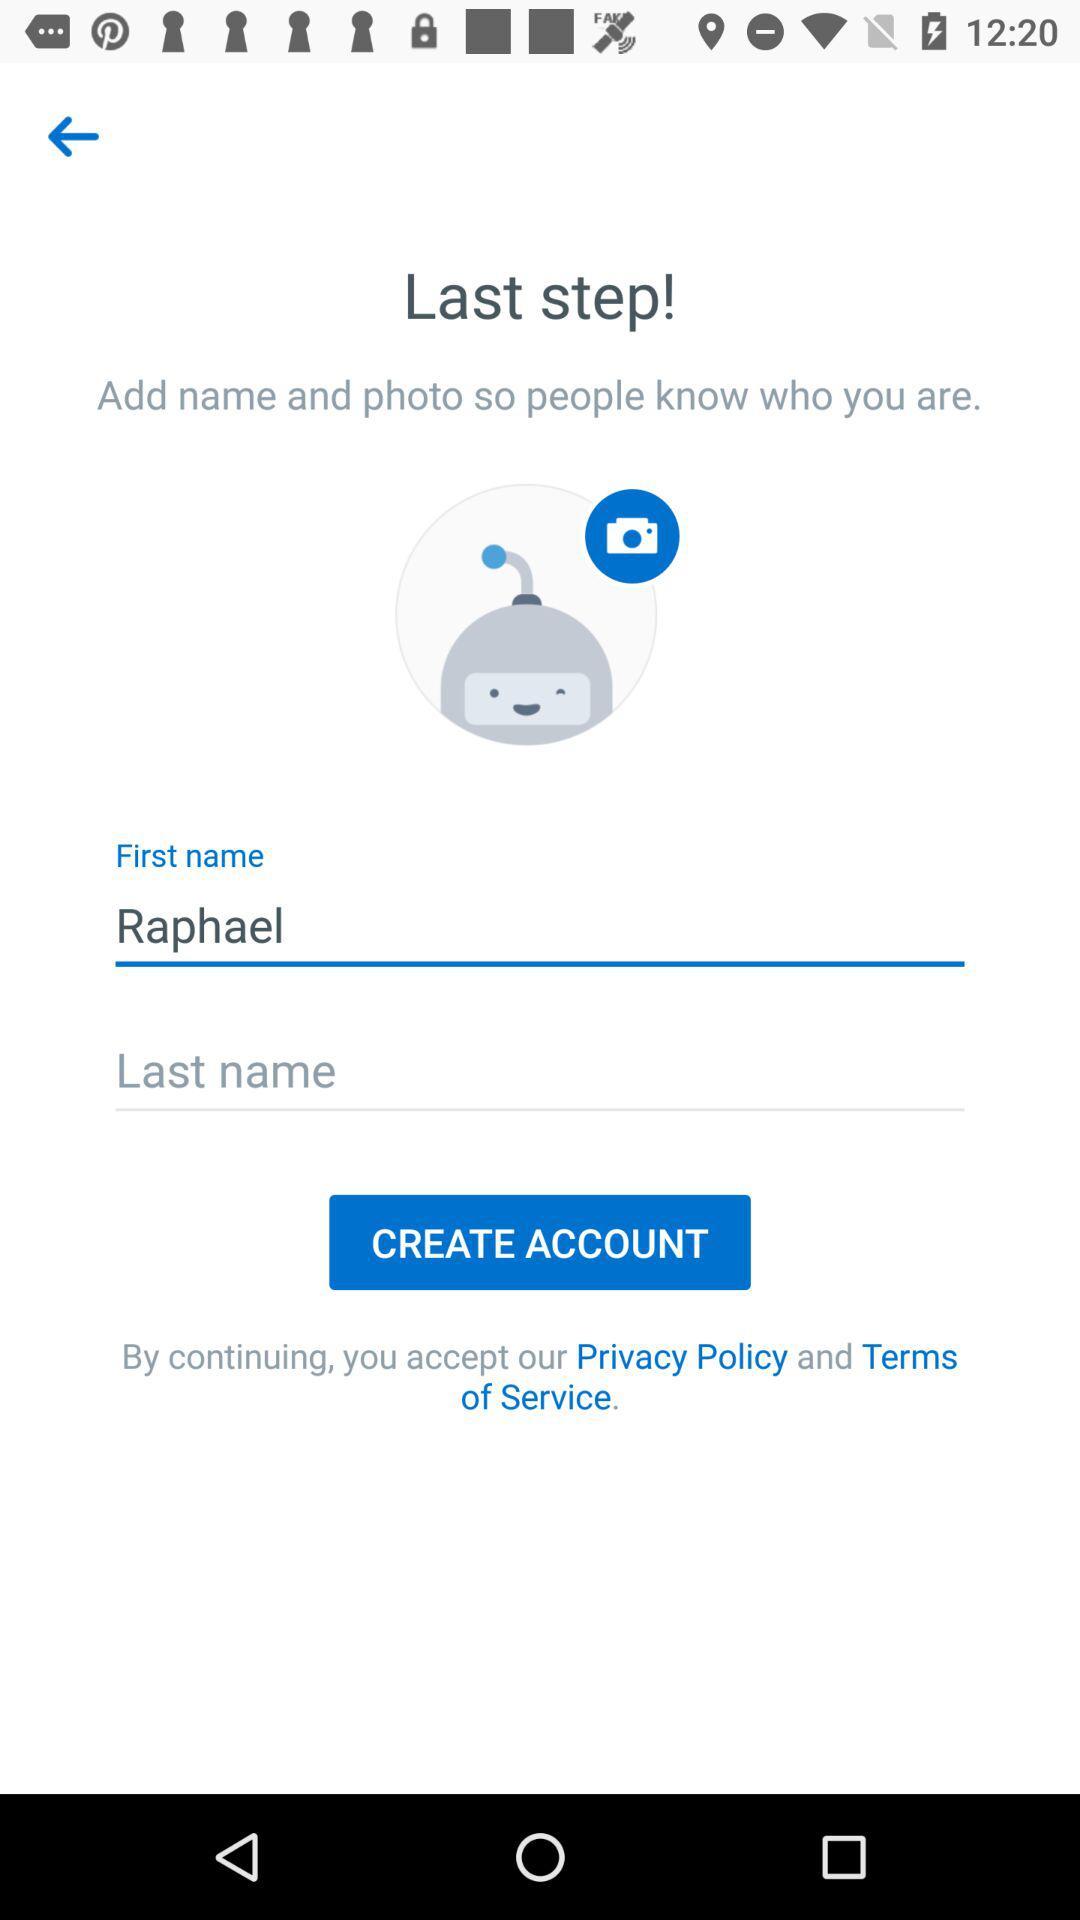  I want to click on by continuing you item, so click(540, 1374).